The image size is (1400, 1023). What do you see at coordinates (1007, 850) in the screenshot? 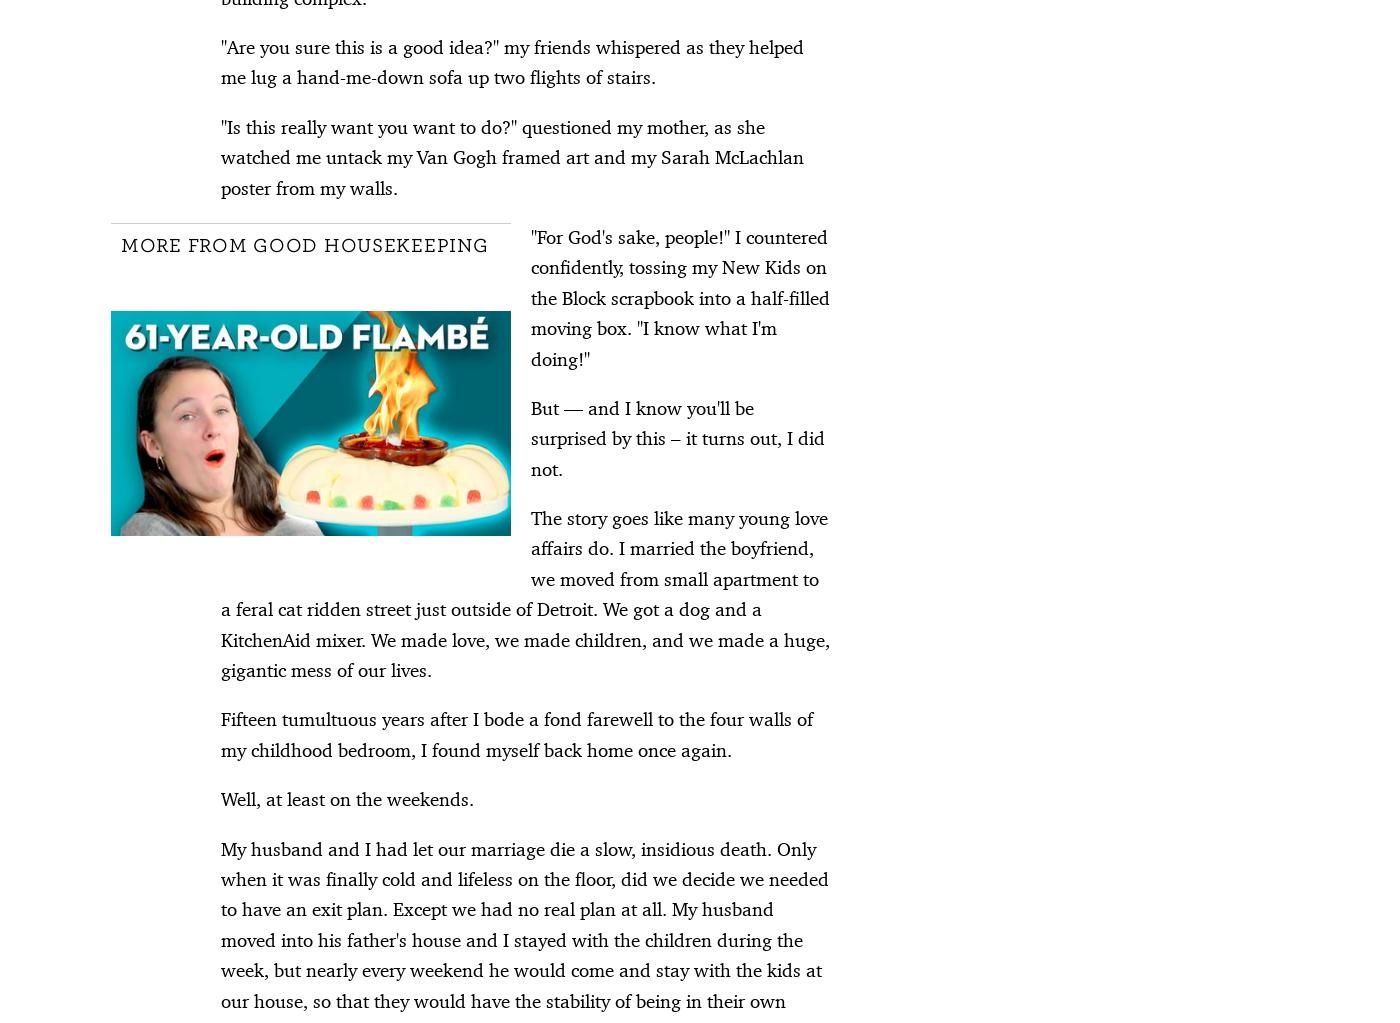
I see `'Giveaways'` at bounding box center [1007, 850].